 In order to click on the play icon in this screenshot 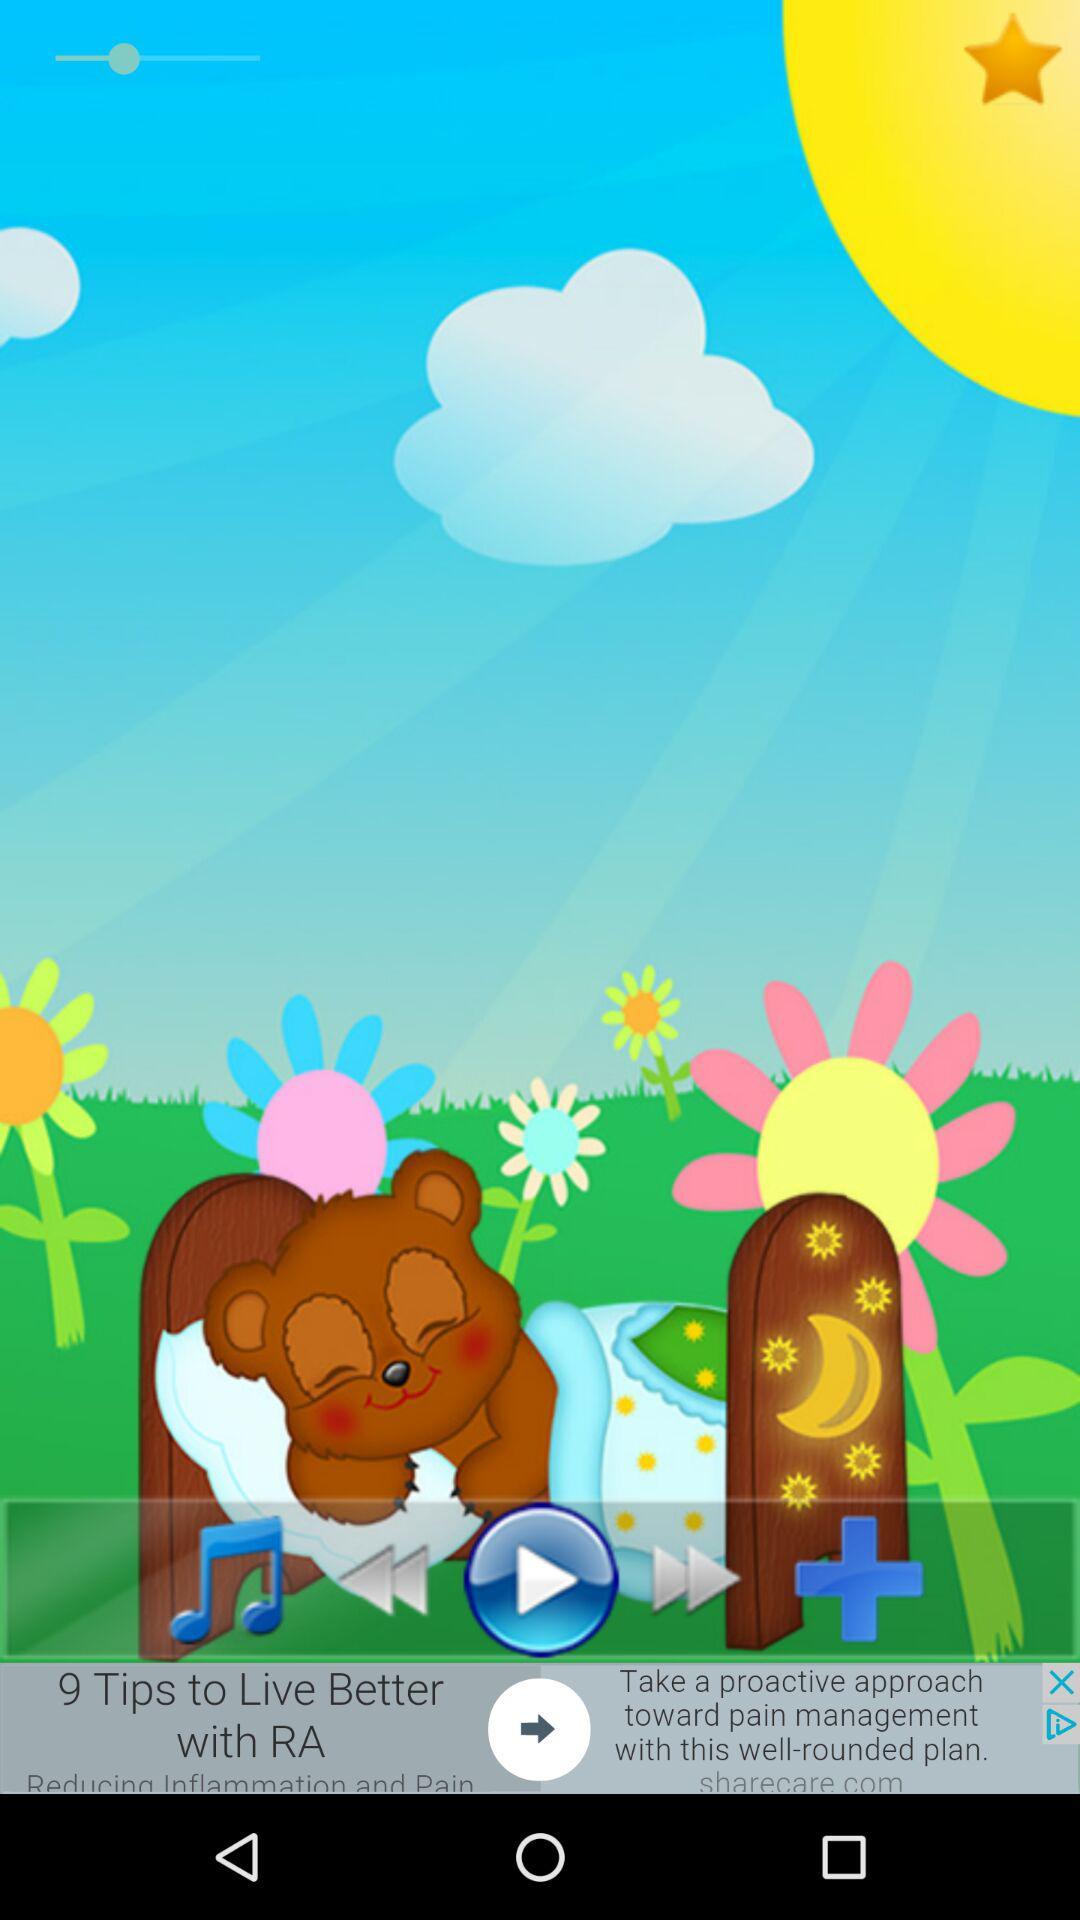, I will do `click(540, 1577)`.